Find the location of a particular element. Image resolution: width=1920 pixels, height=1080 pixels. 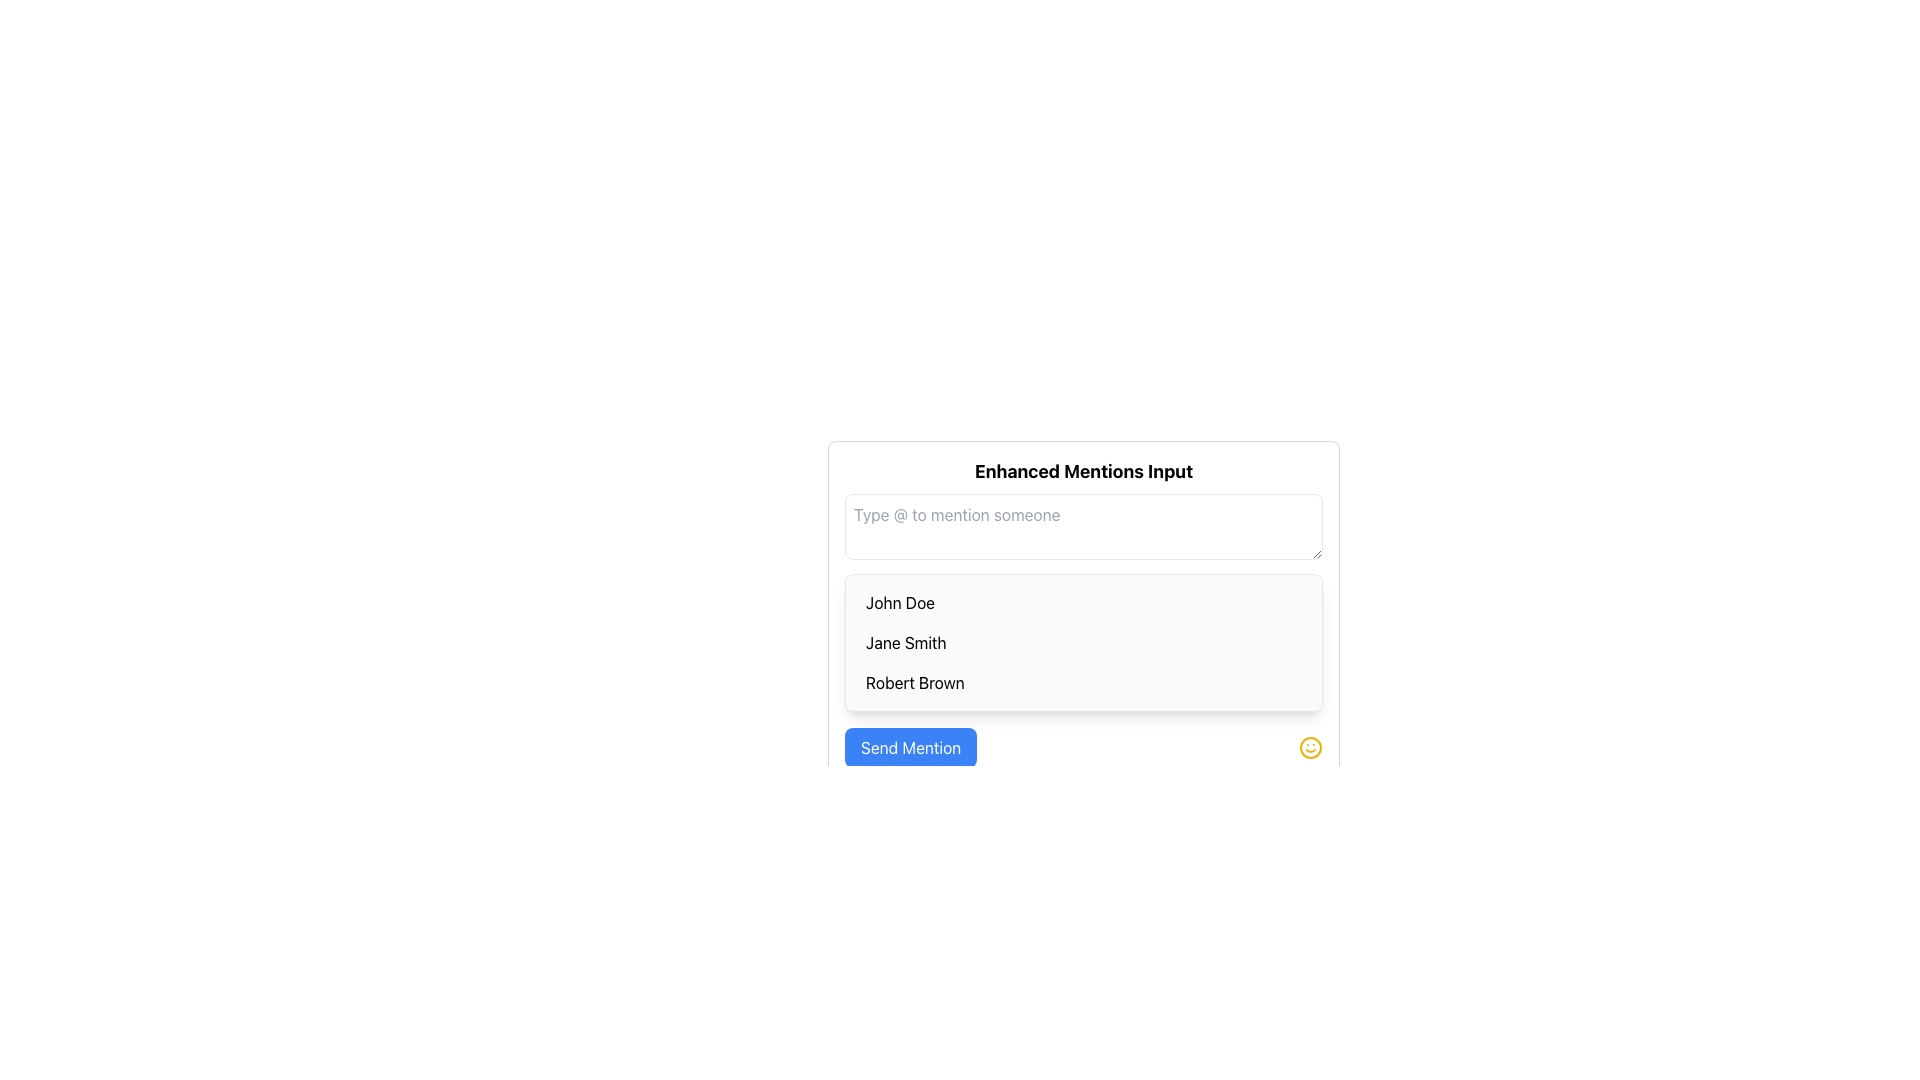

the bold text label reading 'Enhanced Mentions Input' located at the top of the user input section is located at coordinates (1083, 471).